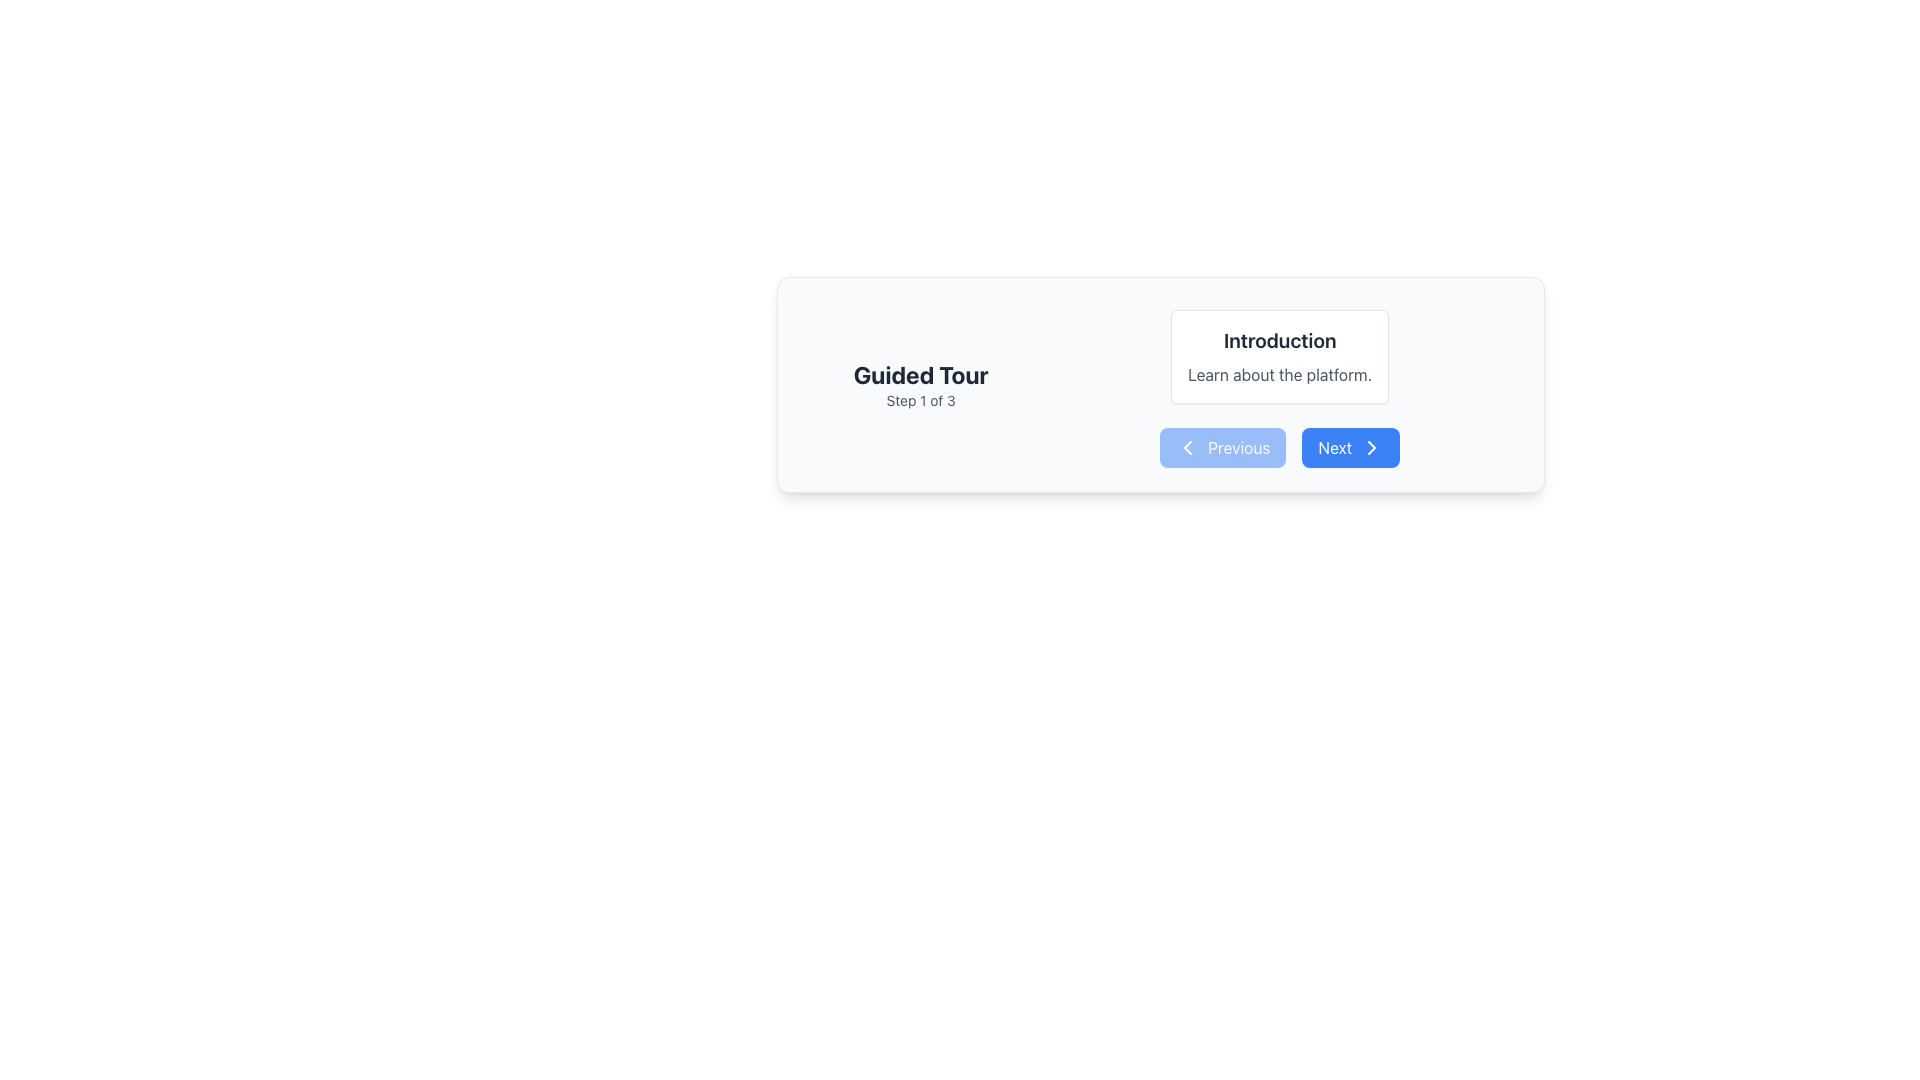  Describe the element at coordinates (1188, 446) in the screenshot. I see `the left-facing chevron icon within the 'Previous' button, which is styled with a line-based design and typically indicates a 'back' action` at that location.